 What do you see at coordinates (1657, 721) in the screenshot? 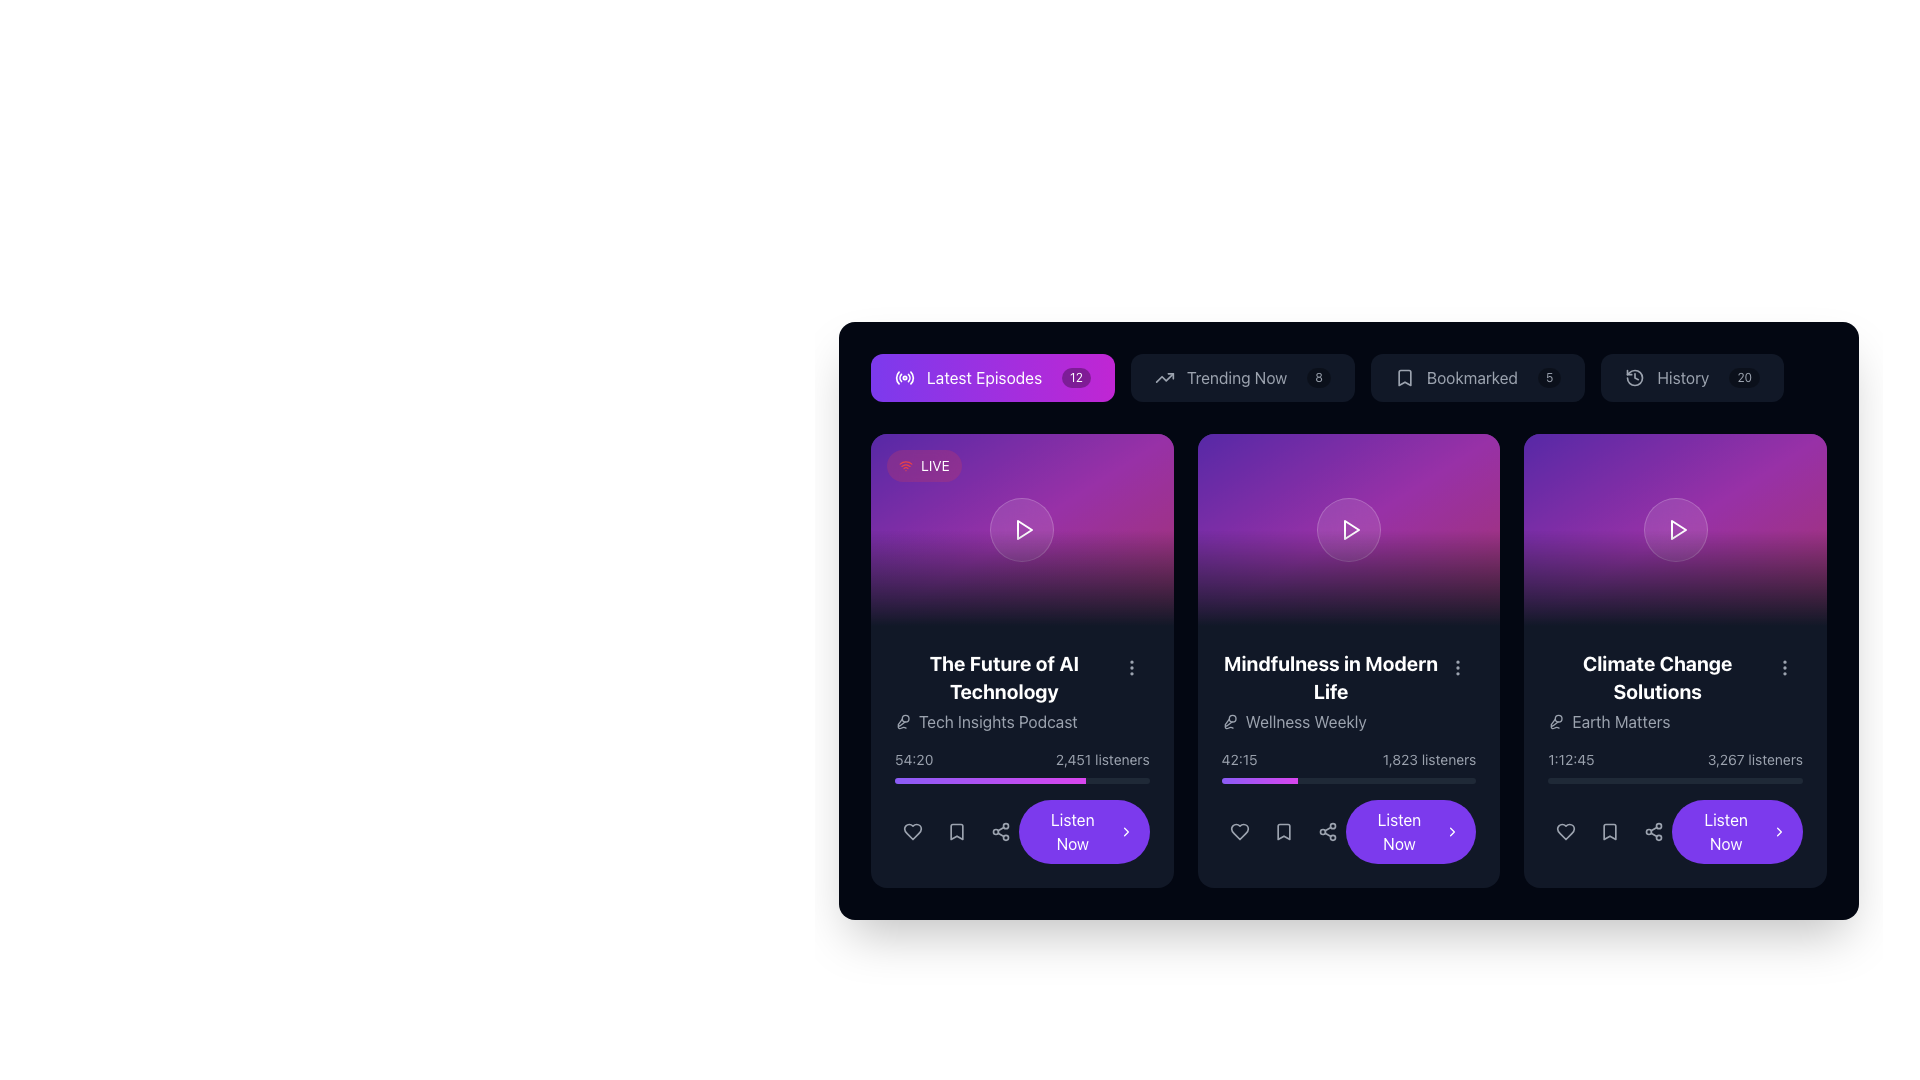
I see `the label providing contextual information related to 'Climate Change Solutions', located beneath the title in the rightmost card of a three-card layout` at bounding box center [1657, 721].